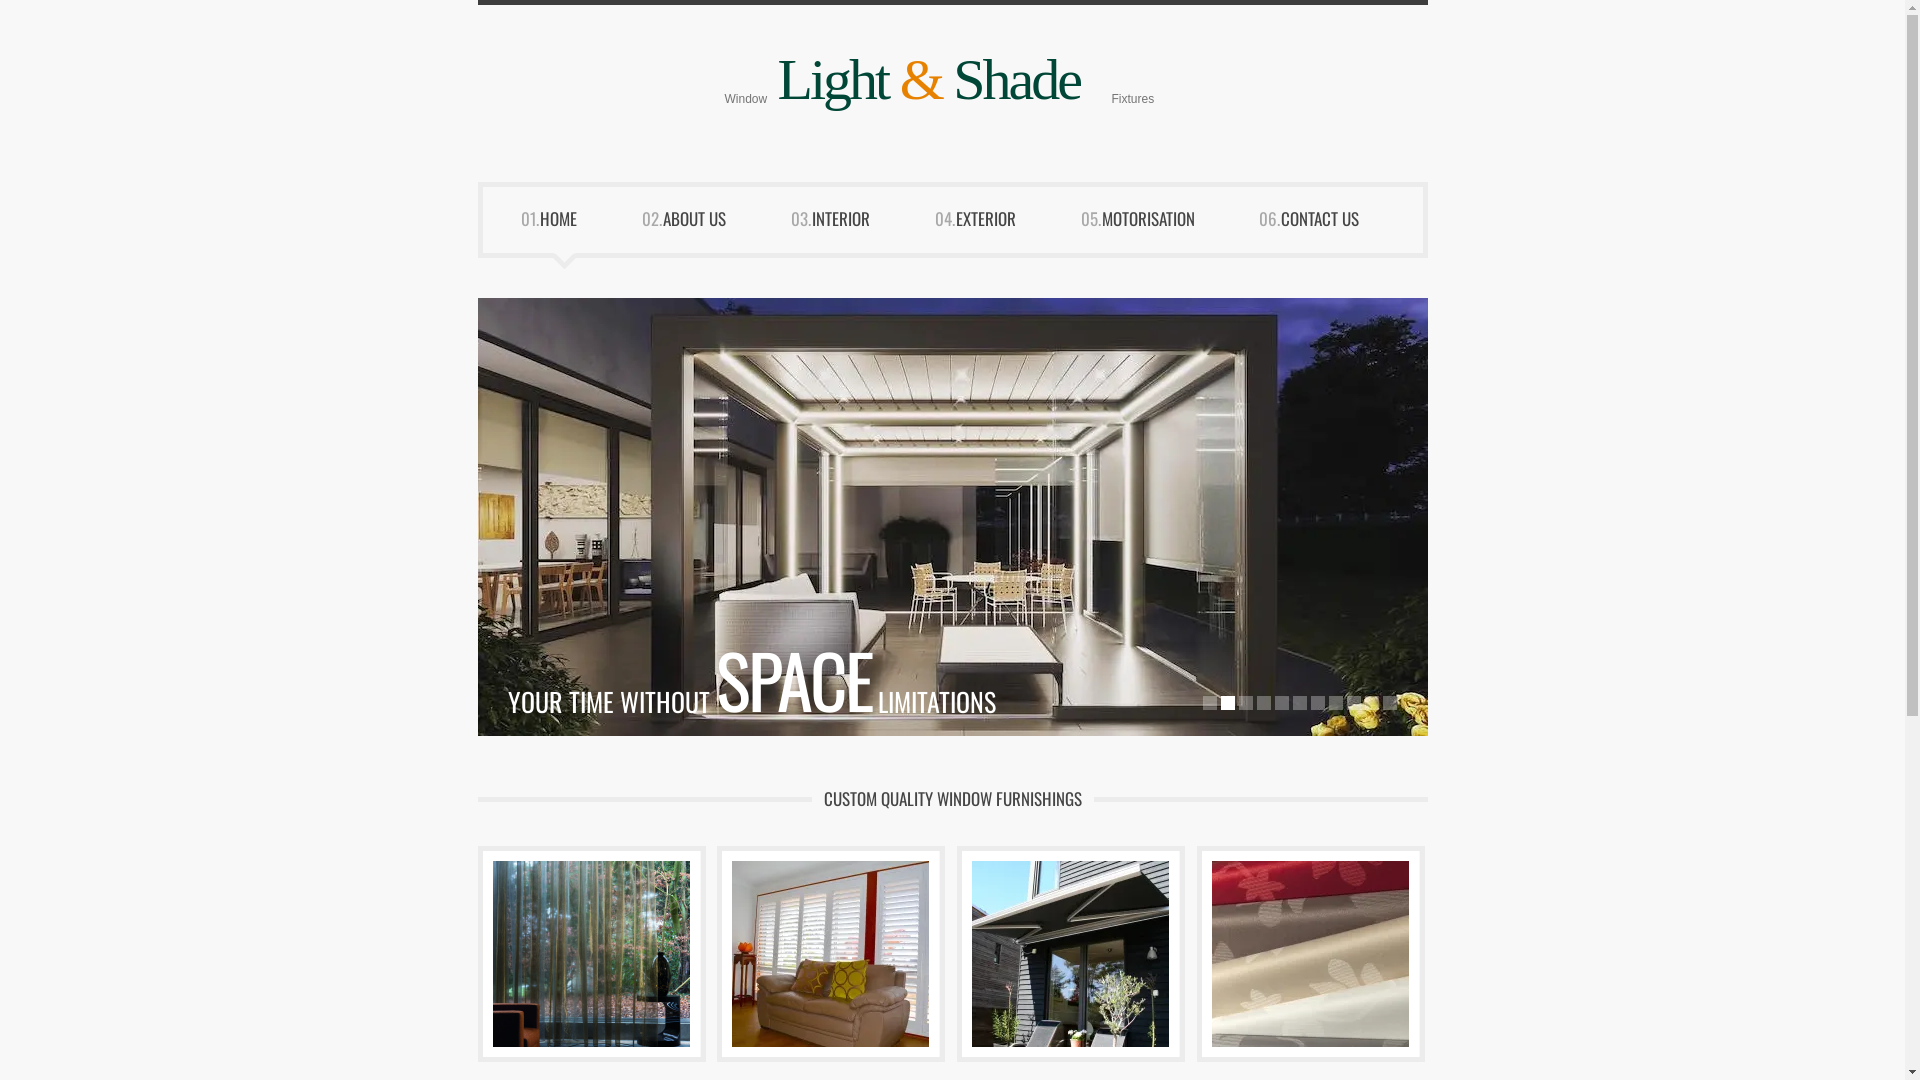 The image size is (1920, 1080). Describe the element at coordinates (1334, 701) in the screenshot. I see `'8'` at that location.